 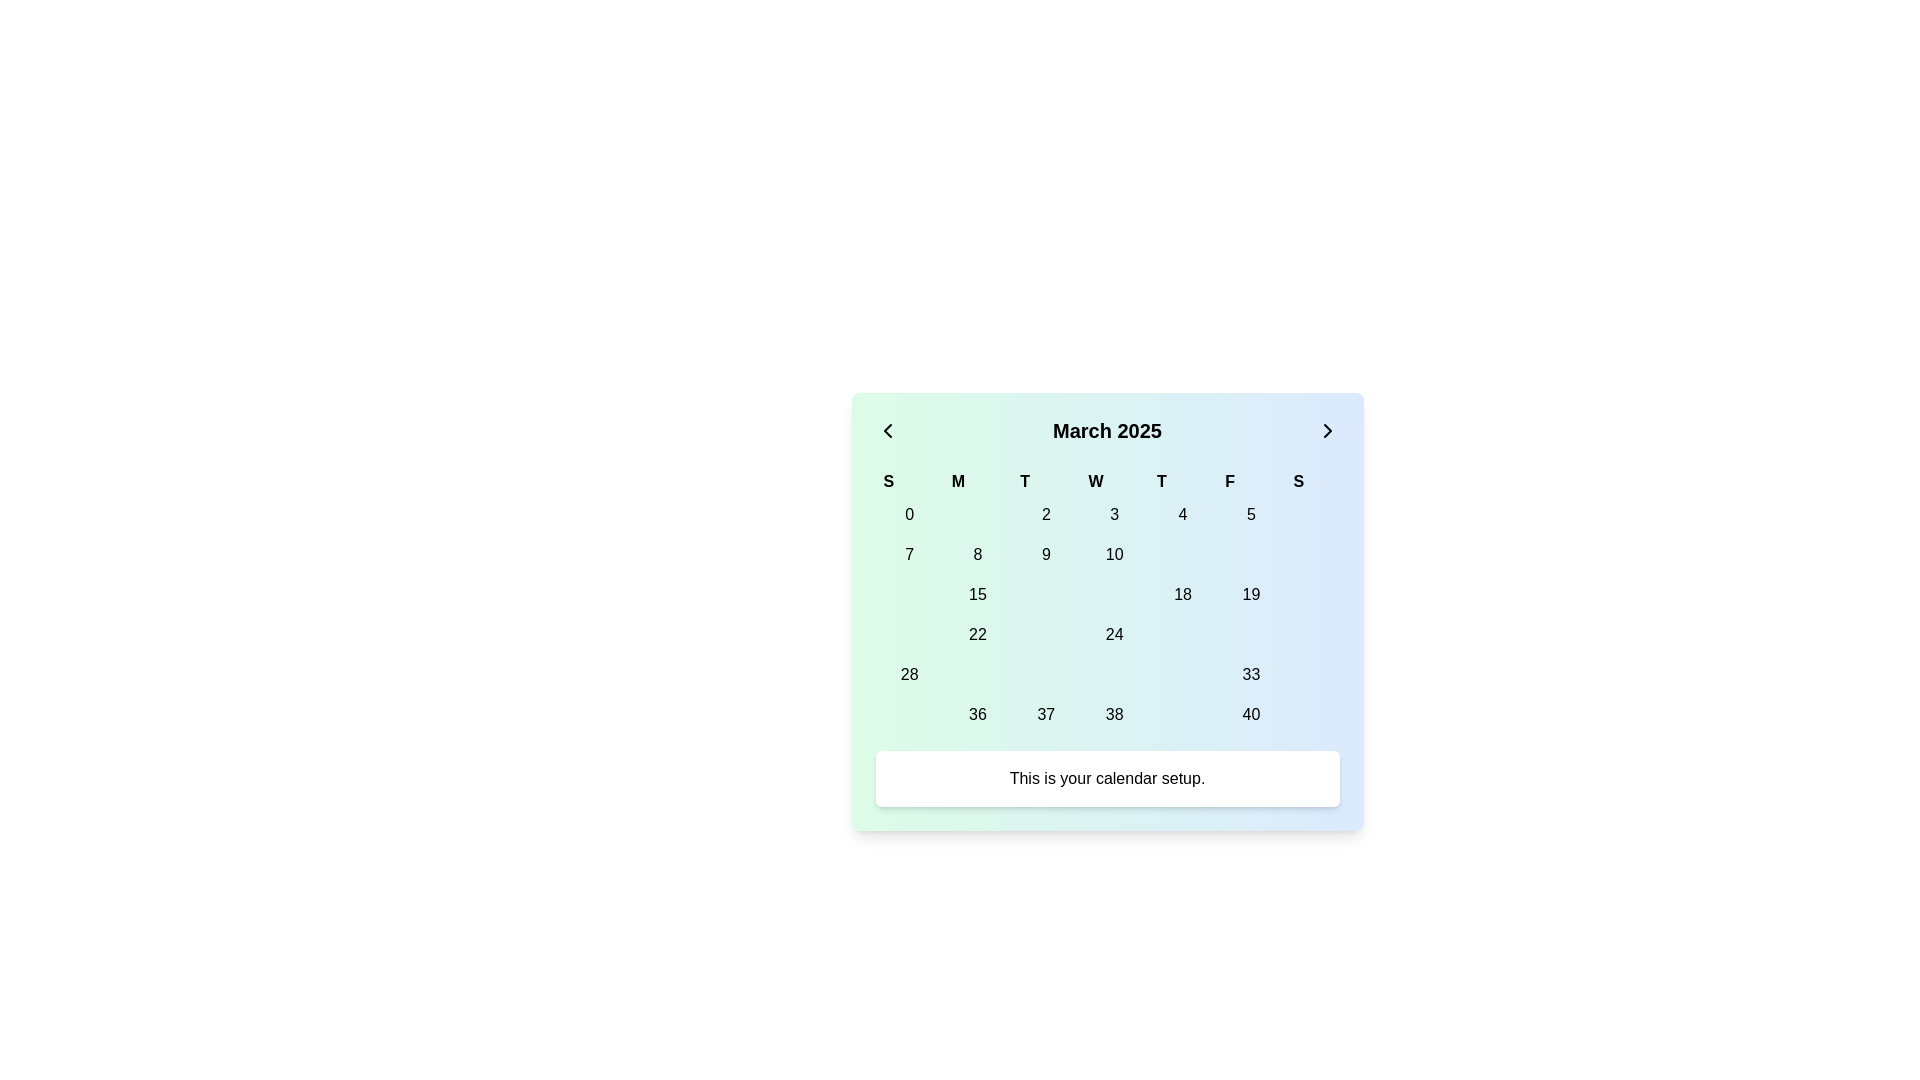 I want to click on the fourth Text label representing a specific day in the calendar view, located between the numbers 37 and 40, so click(x=1113, y=713).